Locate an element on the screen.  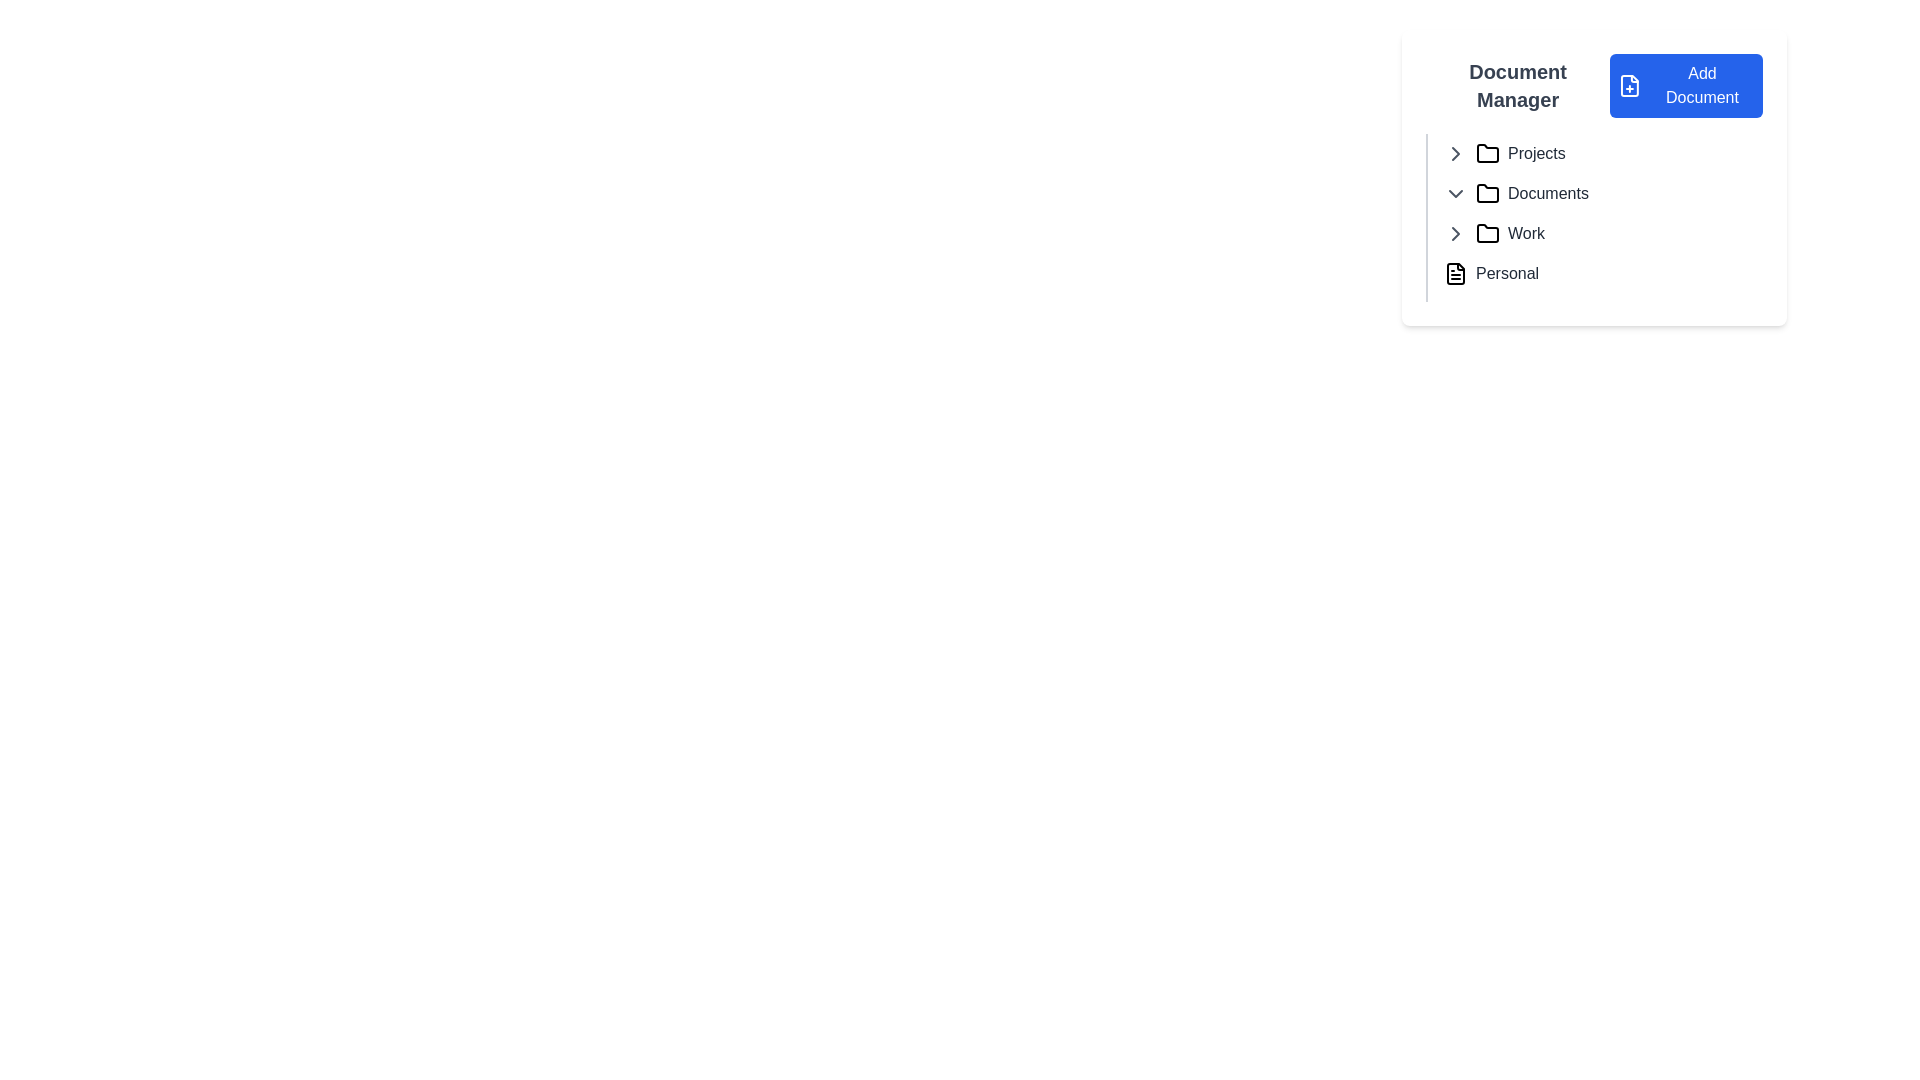
the decorative SVG folder icon located is located at coordinates (1488, 153).